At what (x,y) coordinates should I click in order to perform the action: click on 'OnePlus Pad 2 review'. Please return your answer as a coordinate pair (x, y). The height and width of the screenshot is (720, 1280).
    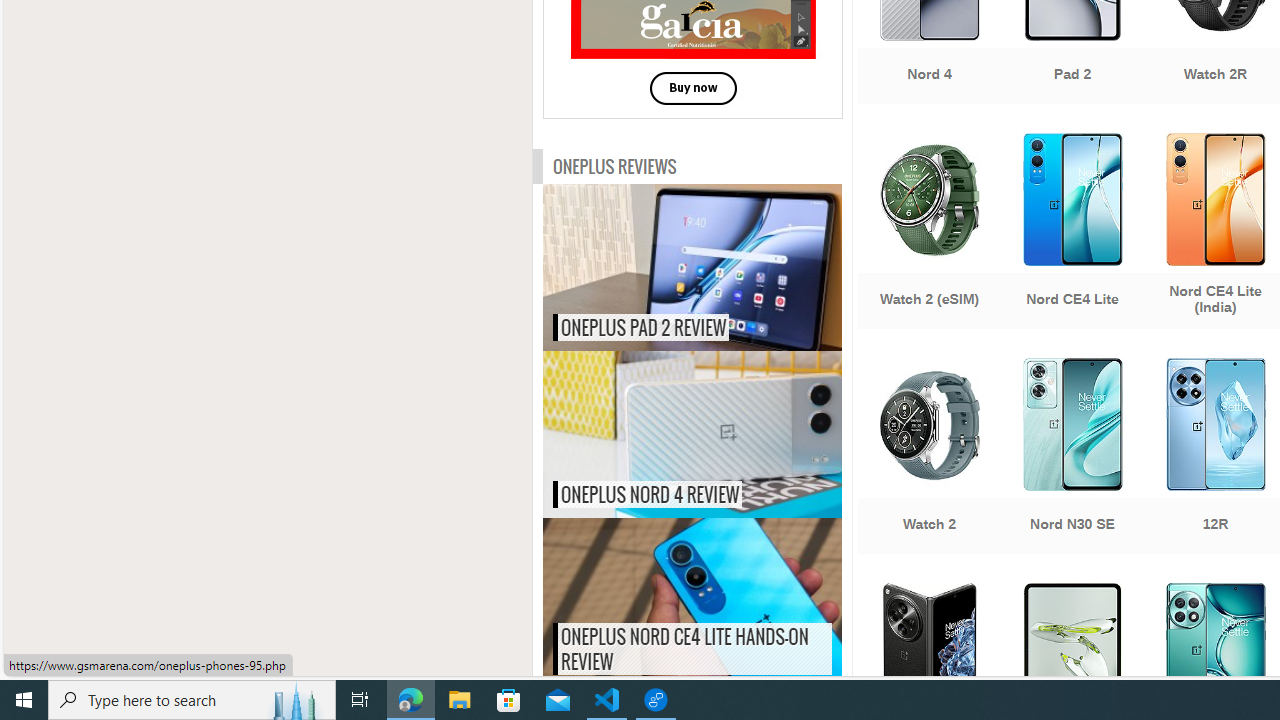
    Looking at the image, I should click on (733, 266).